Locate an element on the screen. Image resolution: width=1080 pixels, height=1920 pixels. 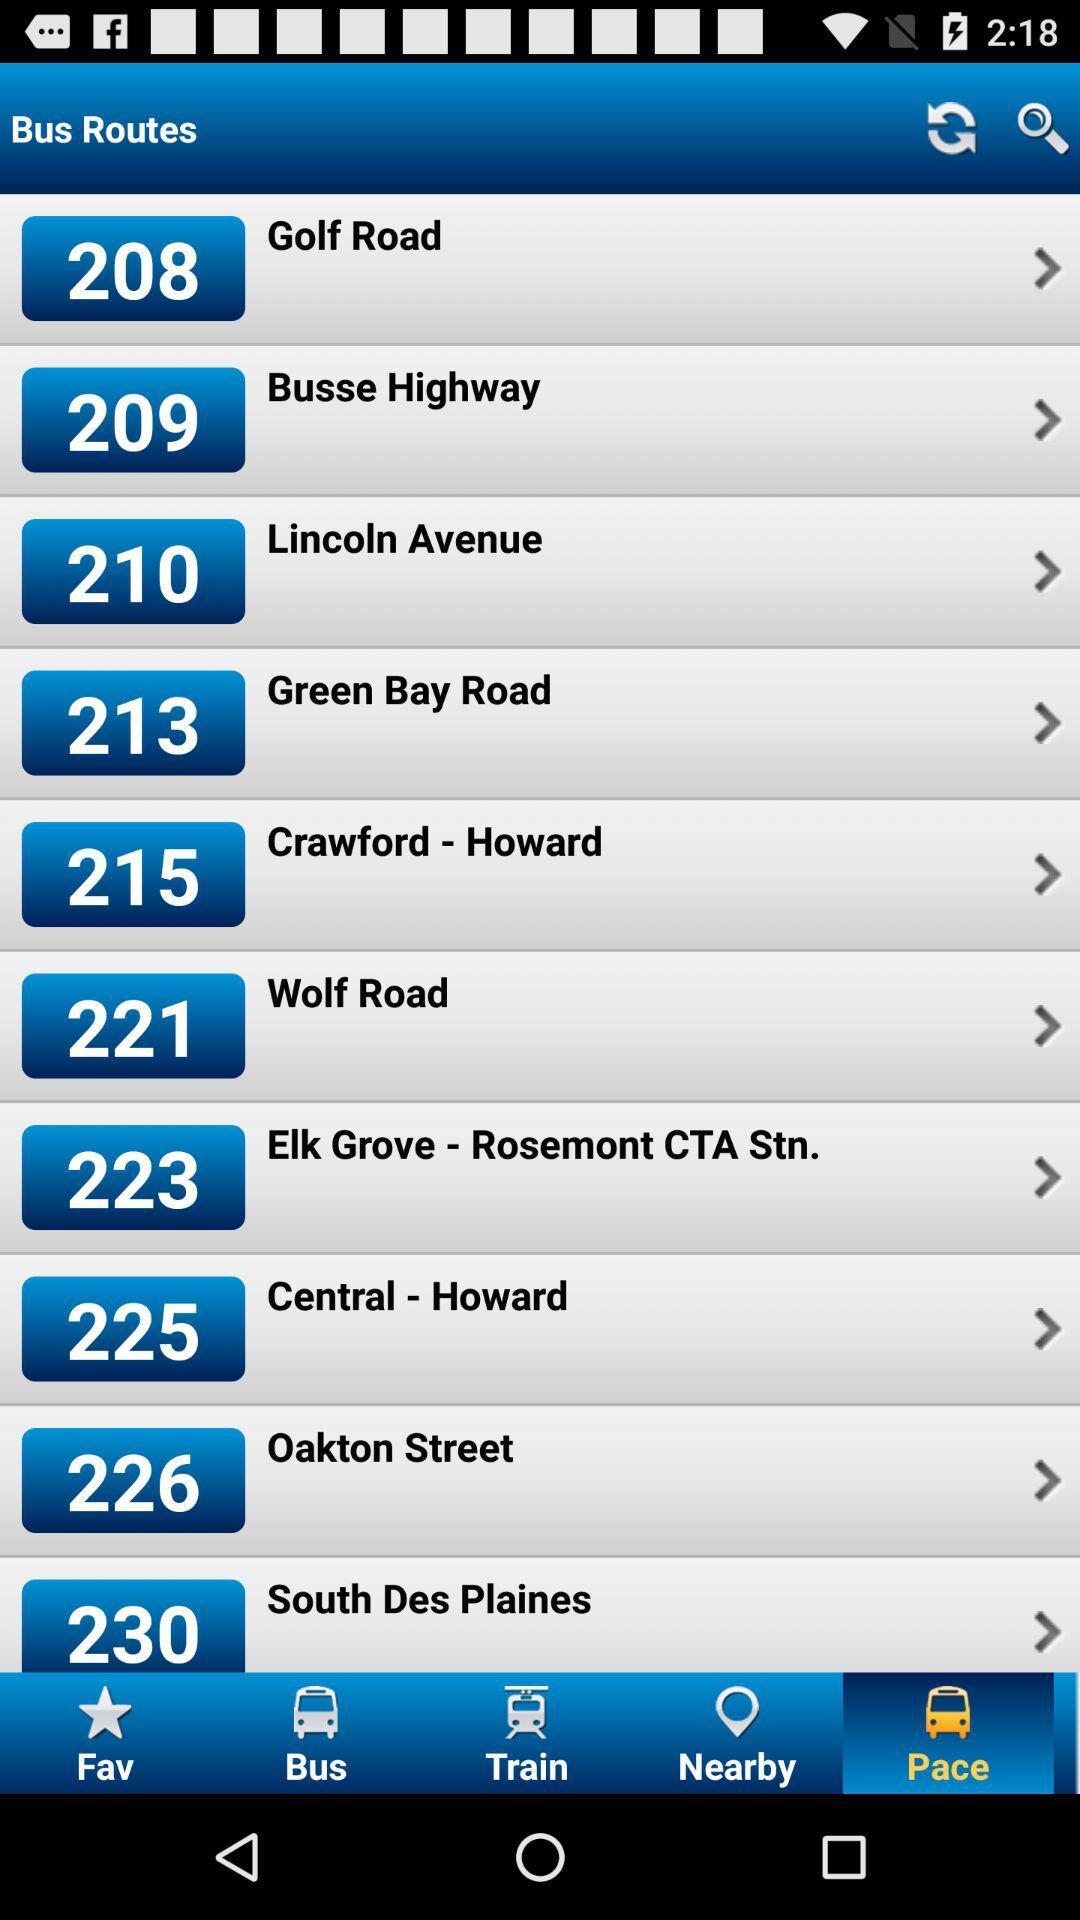
the refresh icon is located at coordinates (950, 136).